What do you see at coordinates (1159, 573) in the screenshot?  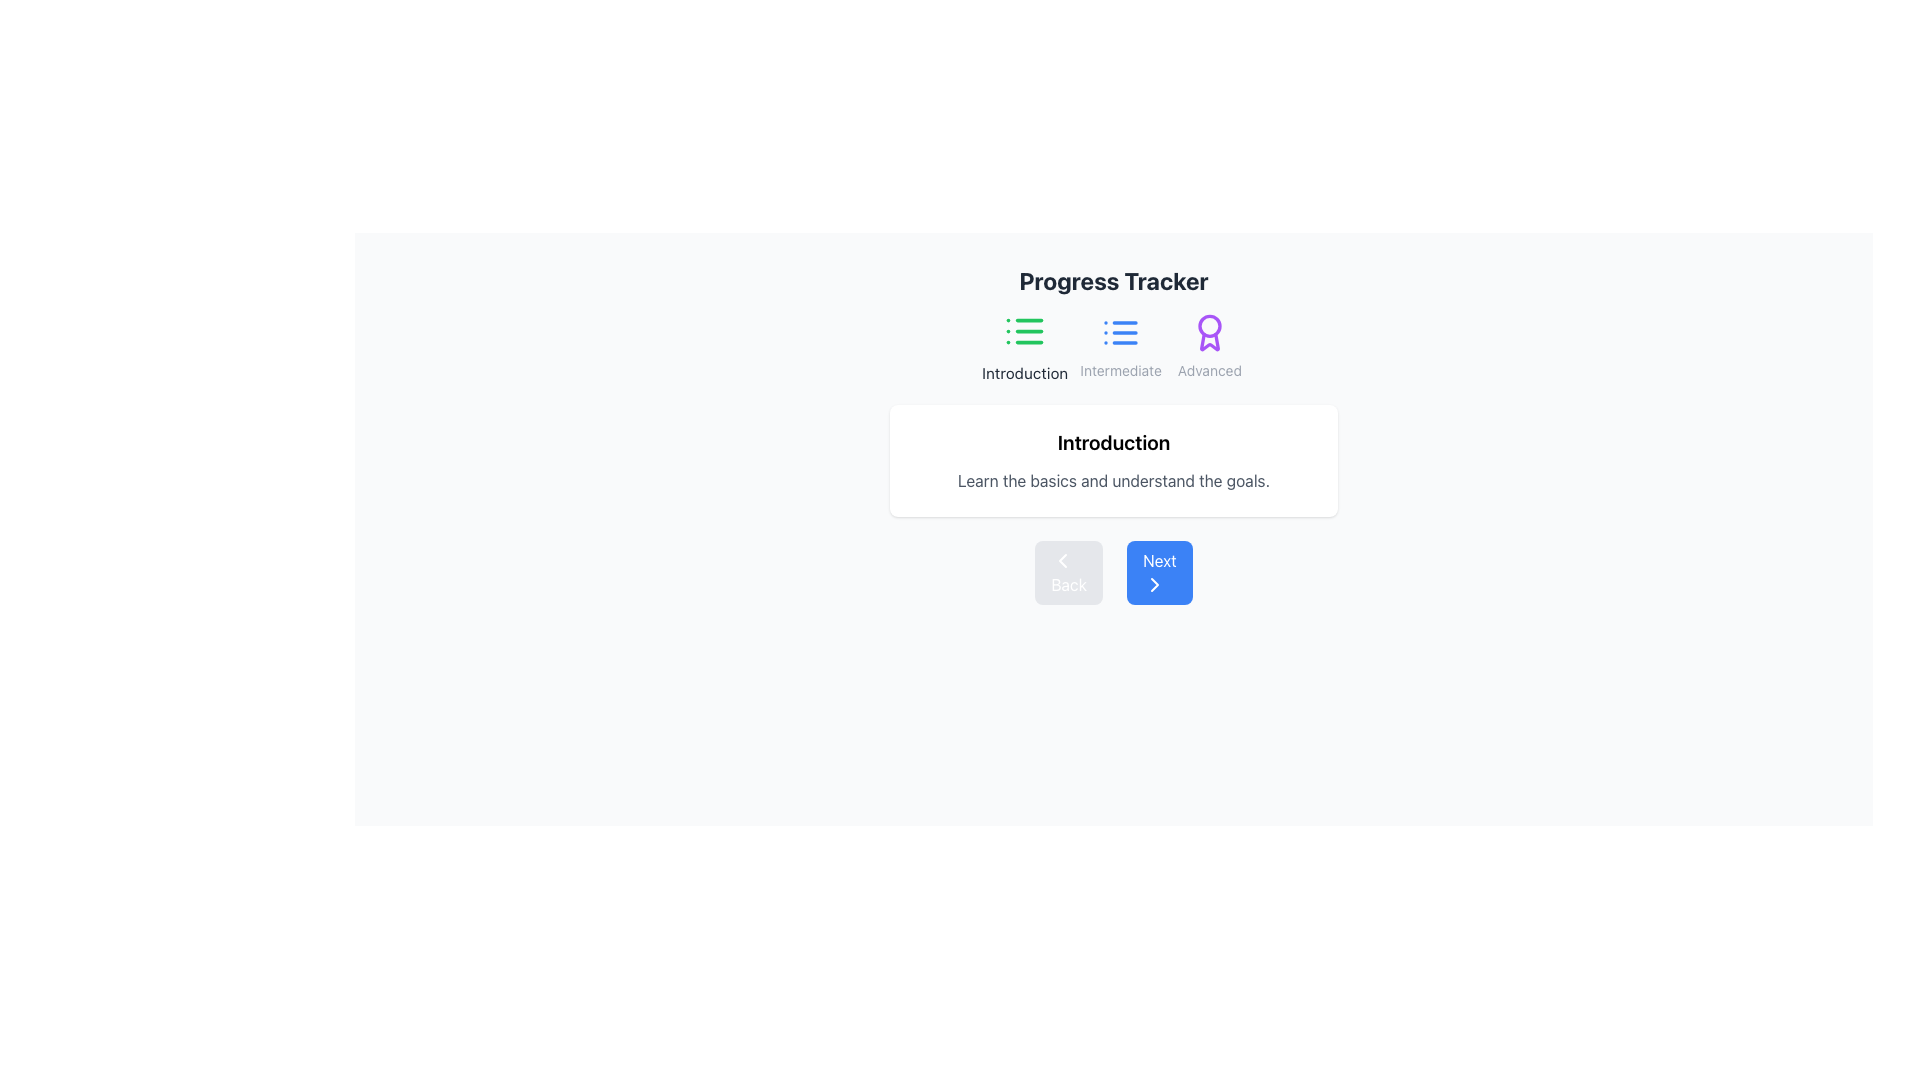 I see `the navigation button located at the bottom-right area of the content section, which is positioned to the right of the 'Back' button` at bounding box center [1159, 573].